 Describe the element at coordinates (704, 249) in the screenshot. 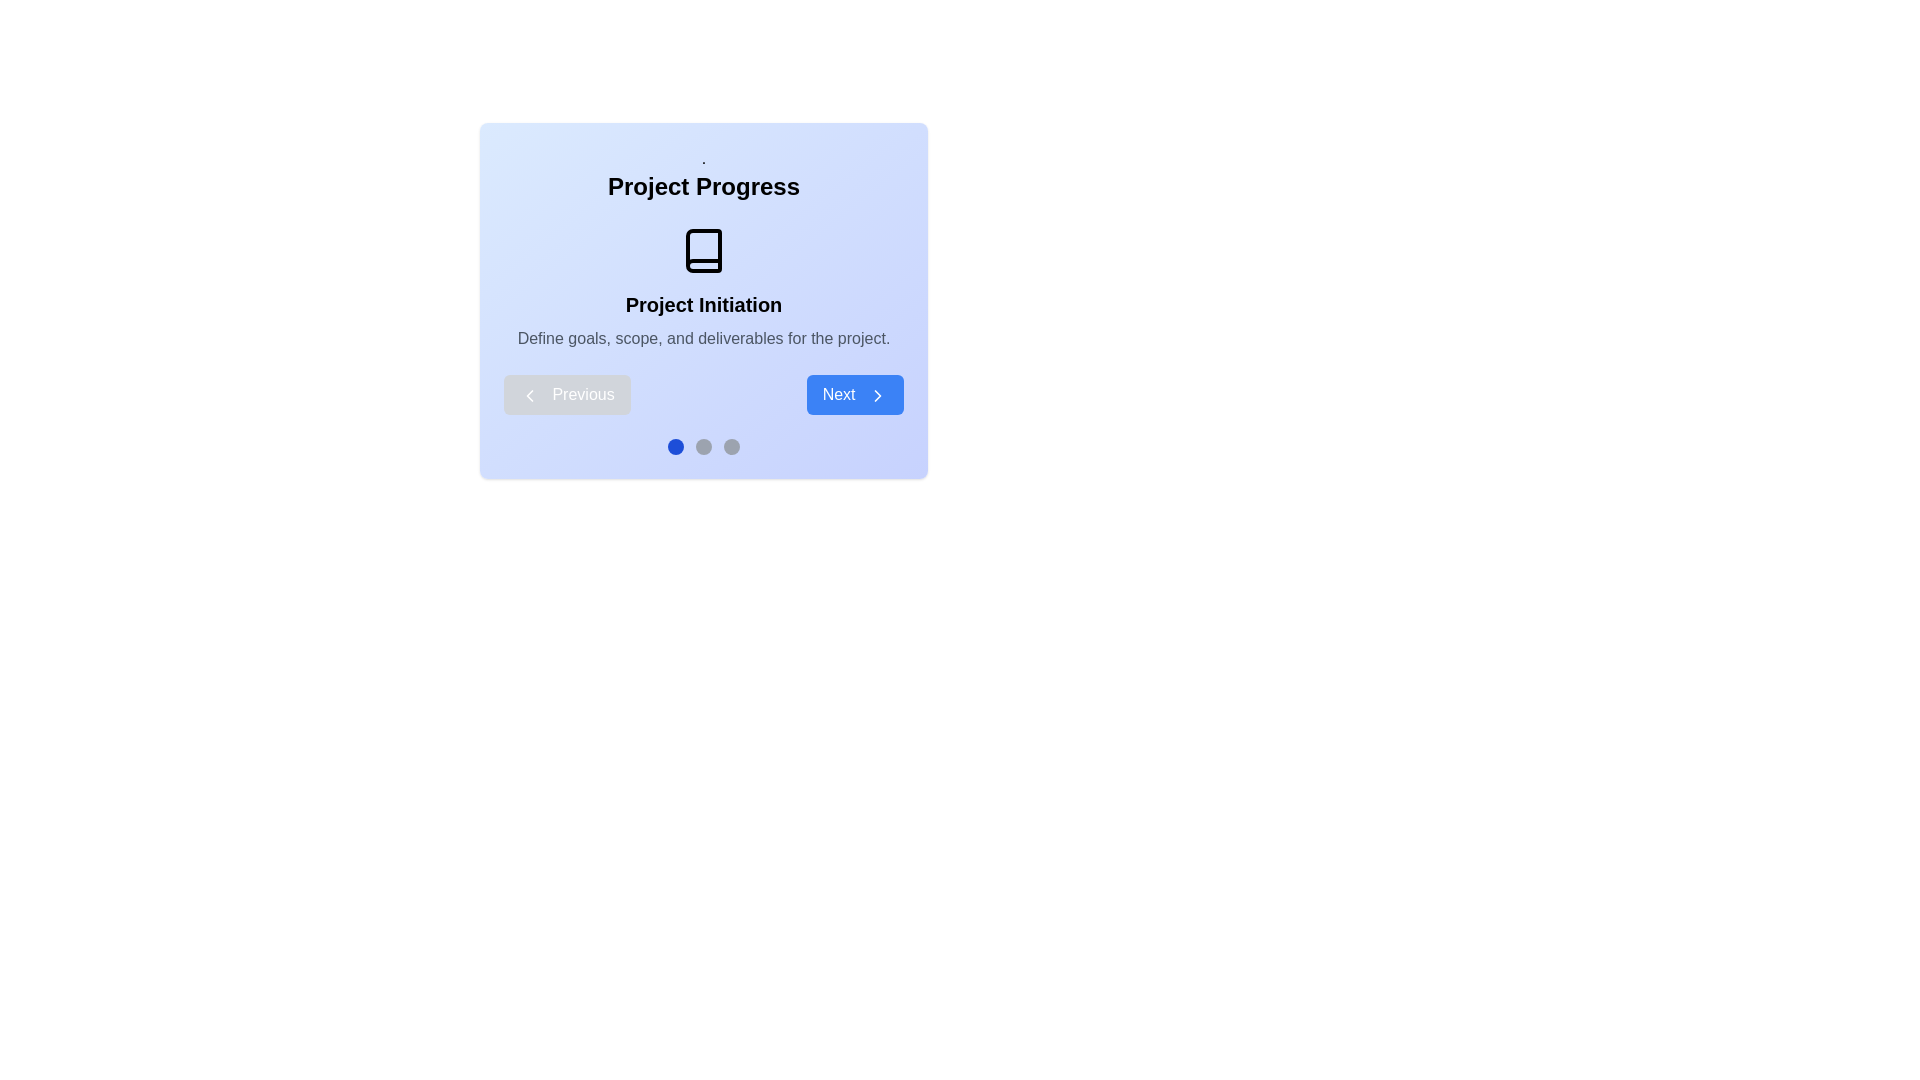

I see `the book icon, which is centrally positioned above the text 'Project Initiation' and below 'Project Progress', featuring a minimalistic design with rounded edges and a dark outline against a light blue background` at that location.